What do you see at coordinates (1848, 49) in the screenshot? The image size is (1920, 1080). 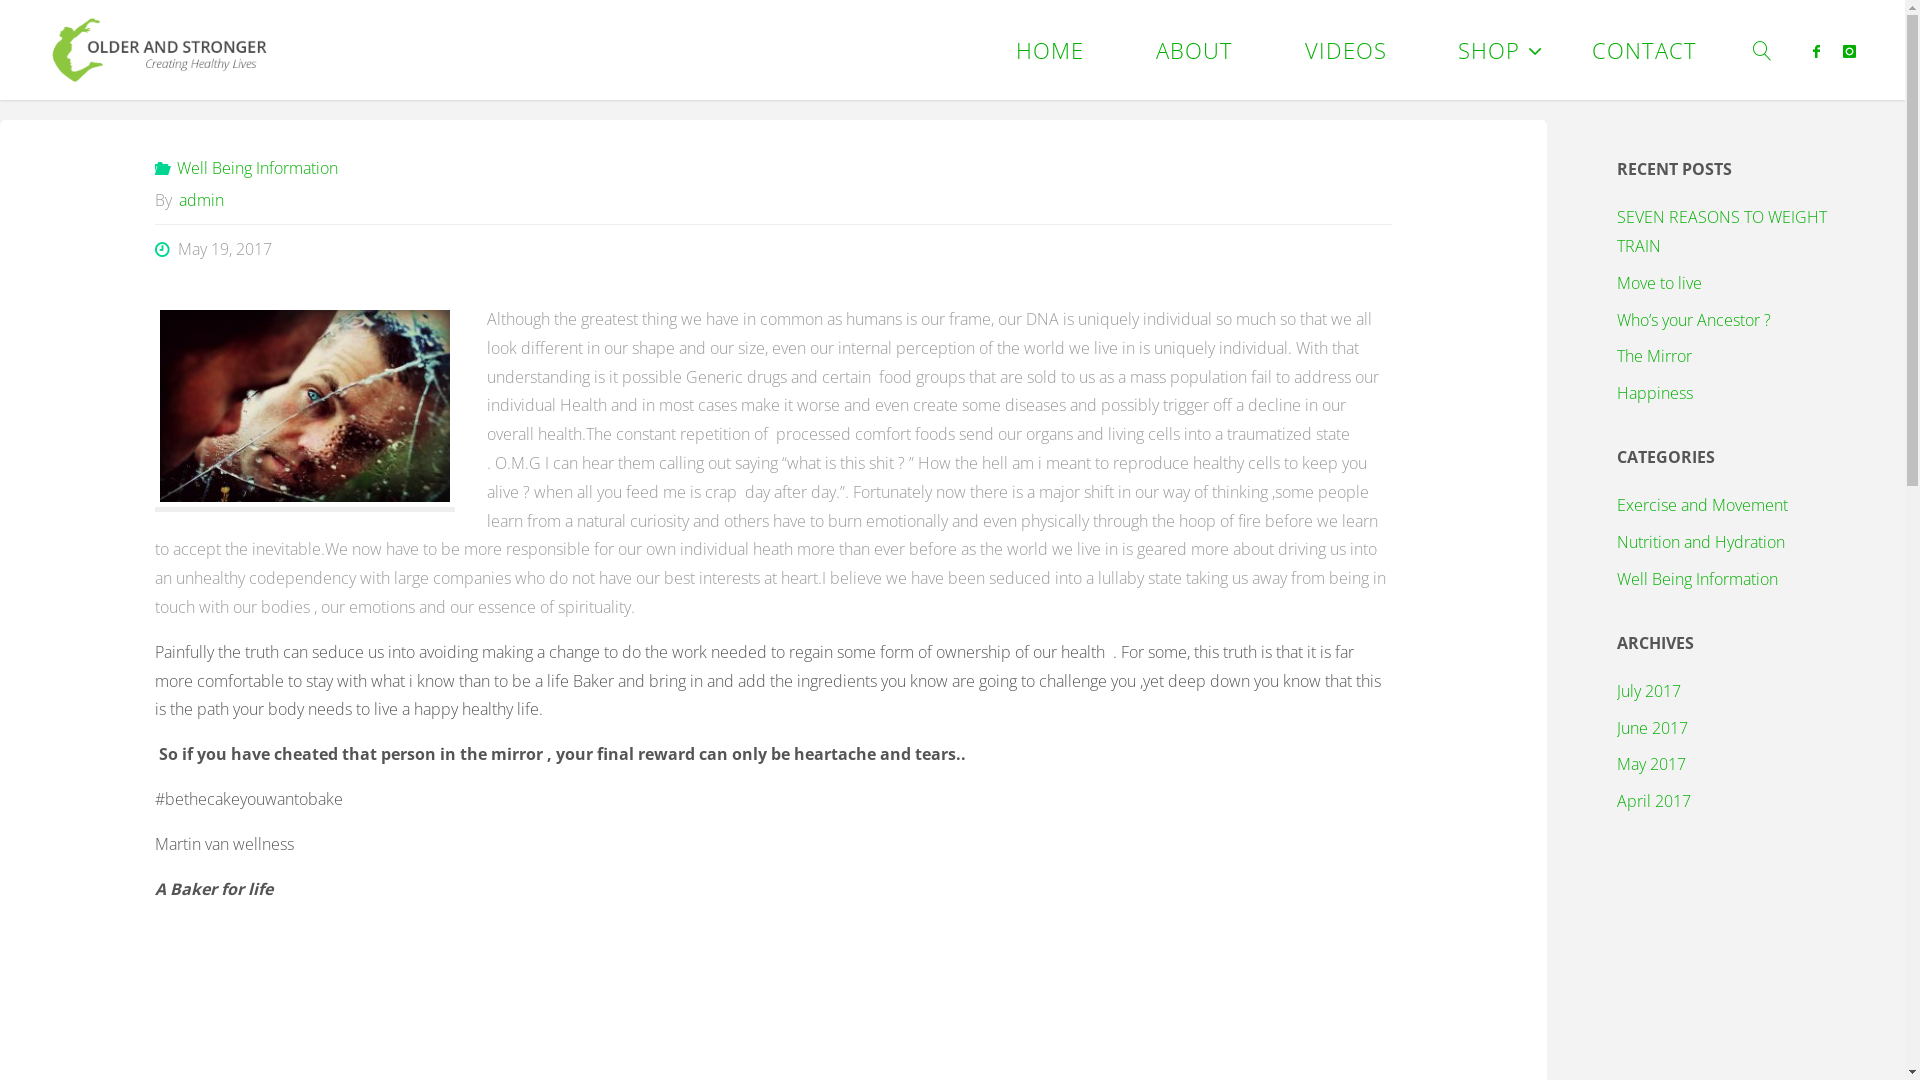 I see `'Instagram'` at bounding box center [1848, 49].